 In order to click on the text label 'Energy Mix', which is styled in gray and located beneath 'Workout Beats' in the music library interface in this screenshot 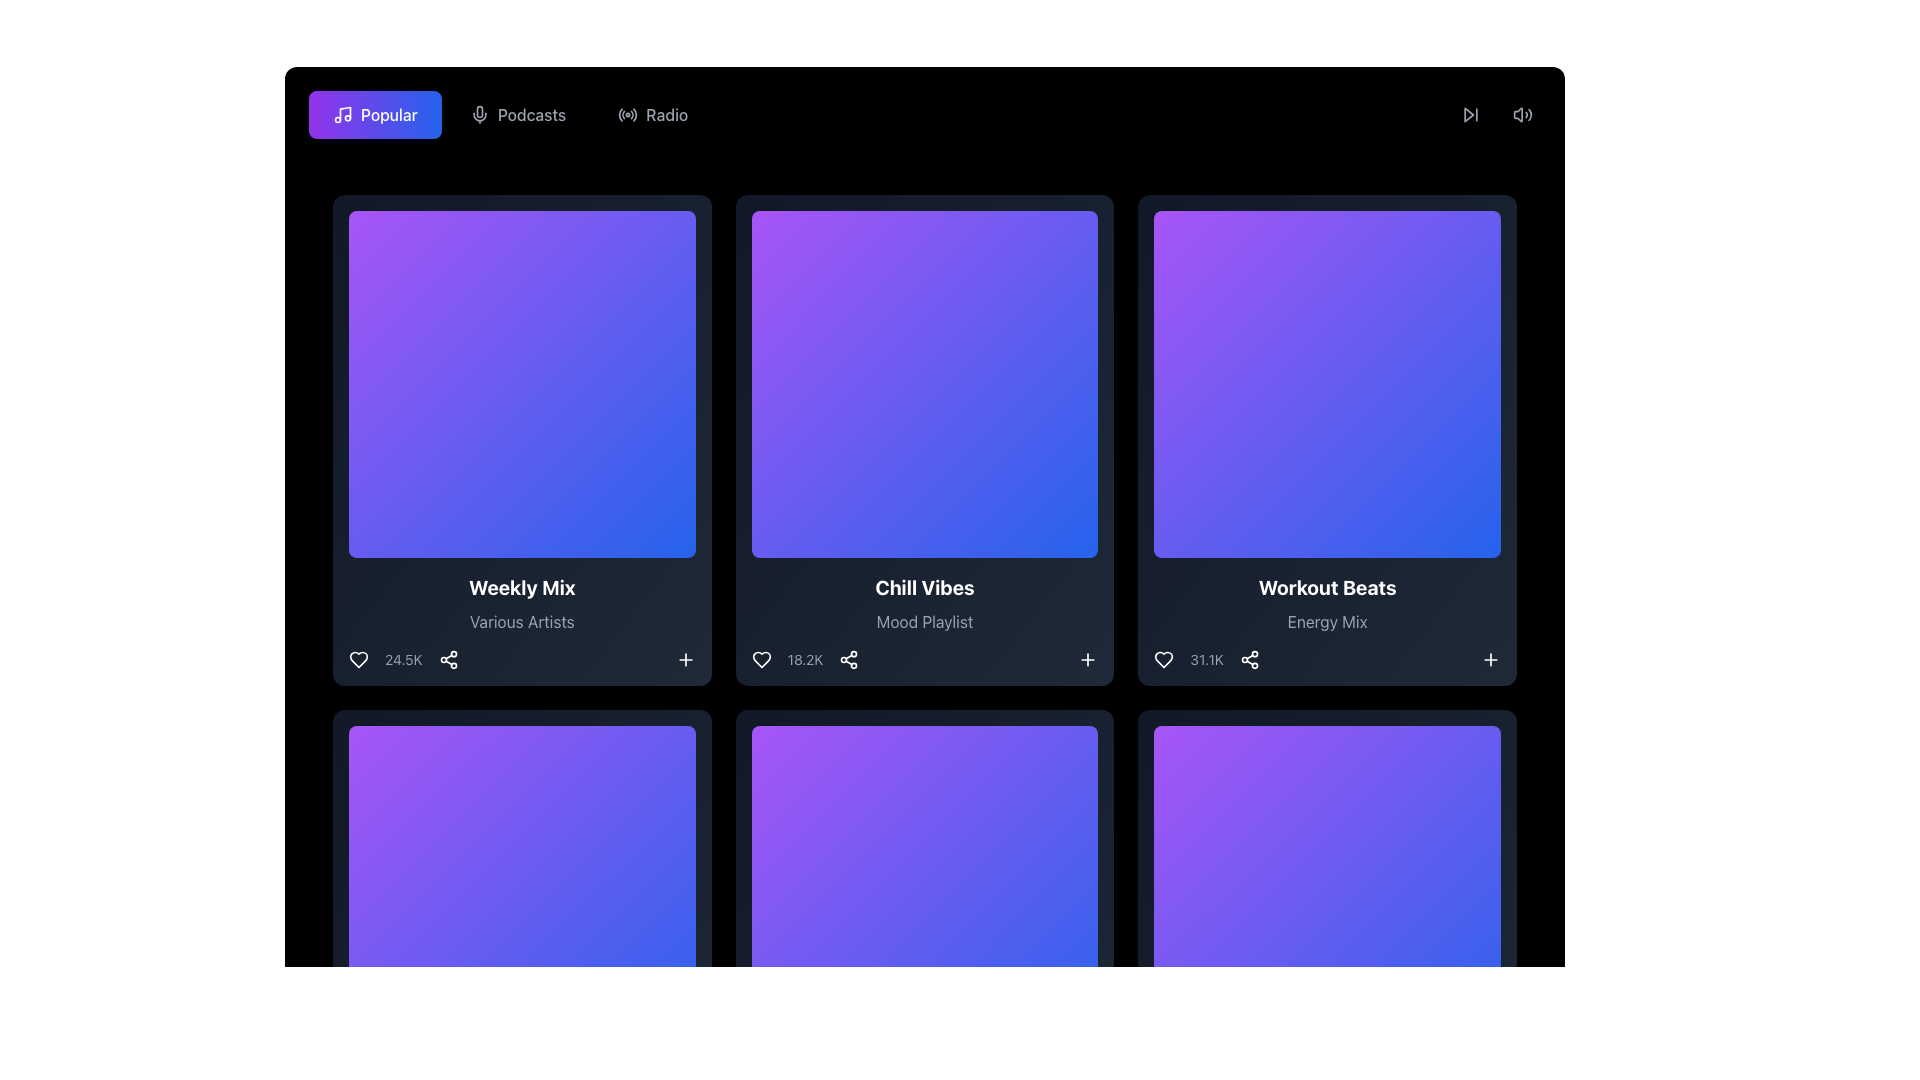, I will do `click(1327, 620)`.